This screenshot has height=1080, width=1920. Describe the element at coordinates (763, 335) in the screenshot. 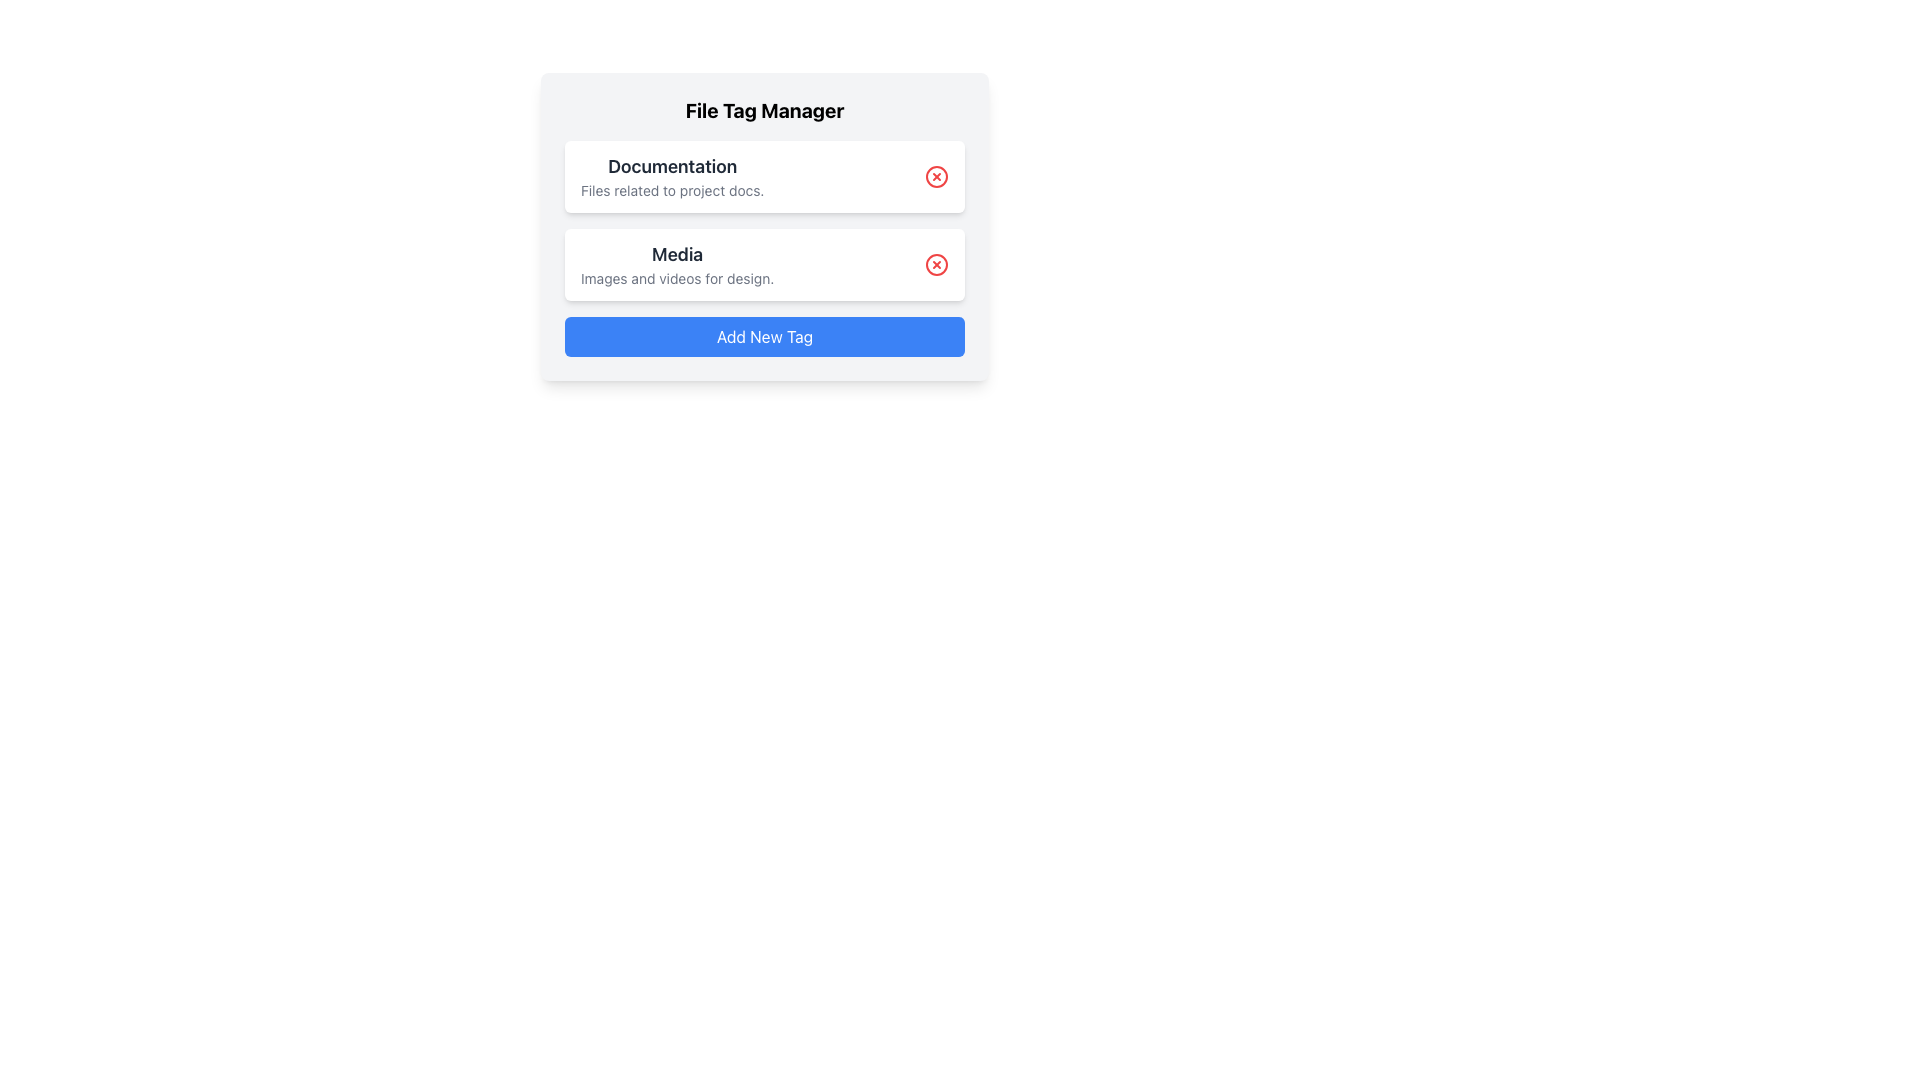

I see `the large blue button labeled 'Add New Tag'` at that location.